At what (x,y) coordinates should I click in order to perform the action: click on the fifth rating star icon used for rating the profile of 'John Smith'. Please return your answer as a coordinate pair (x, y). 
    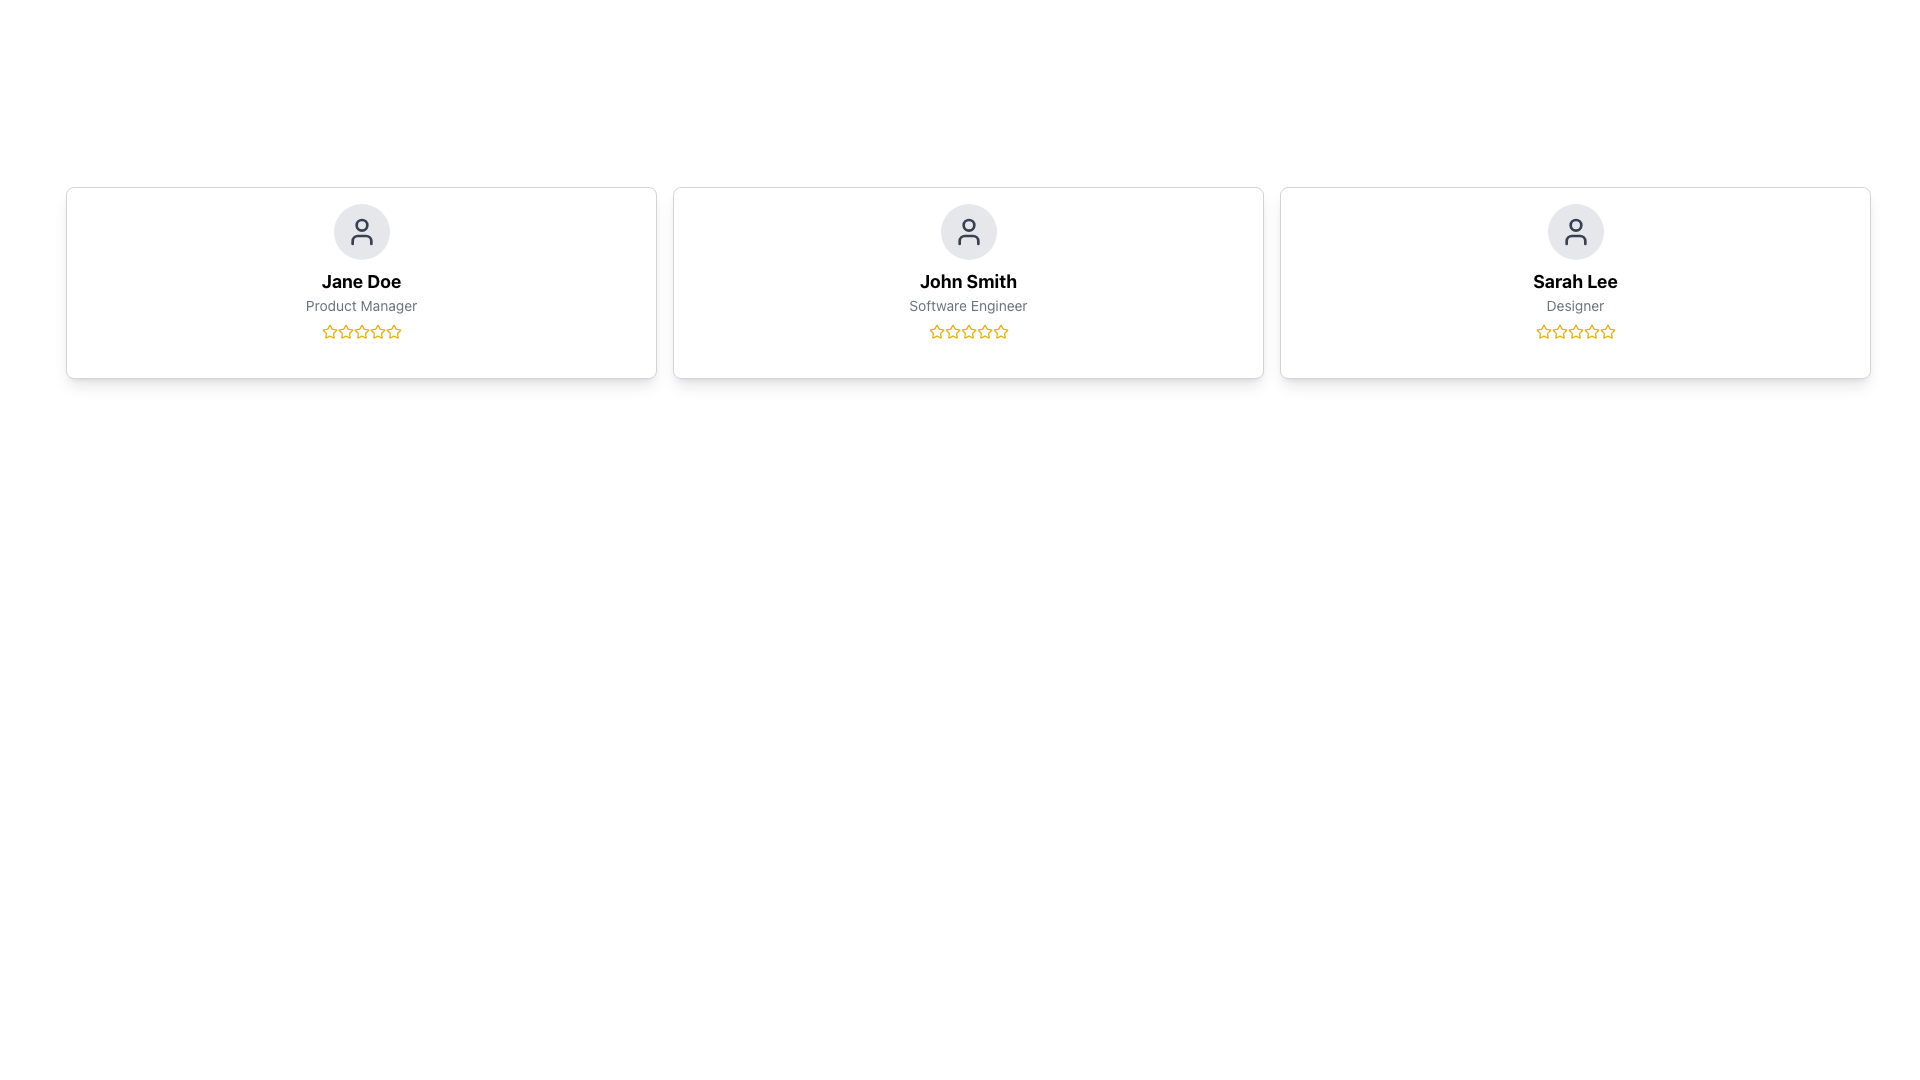
    Looking at the image, I should click on (984, 330).